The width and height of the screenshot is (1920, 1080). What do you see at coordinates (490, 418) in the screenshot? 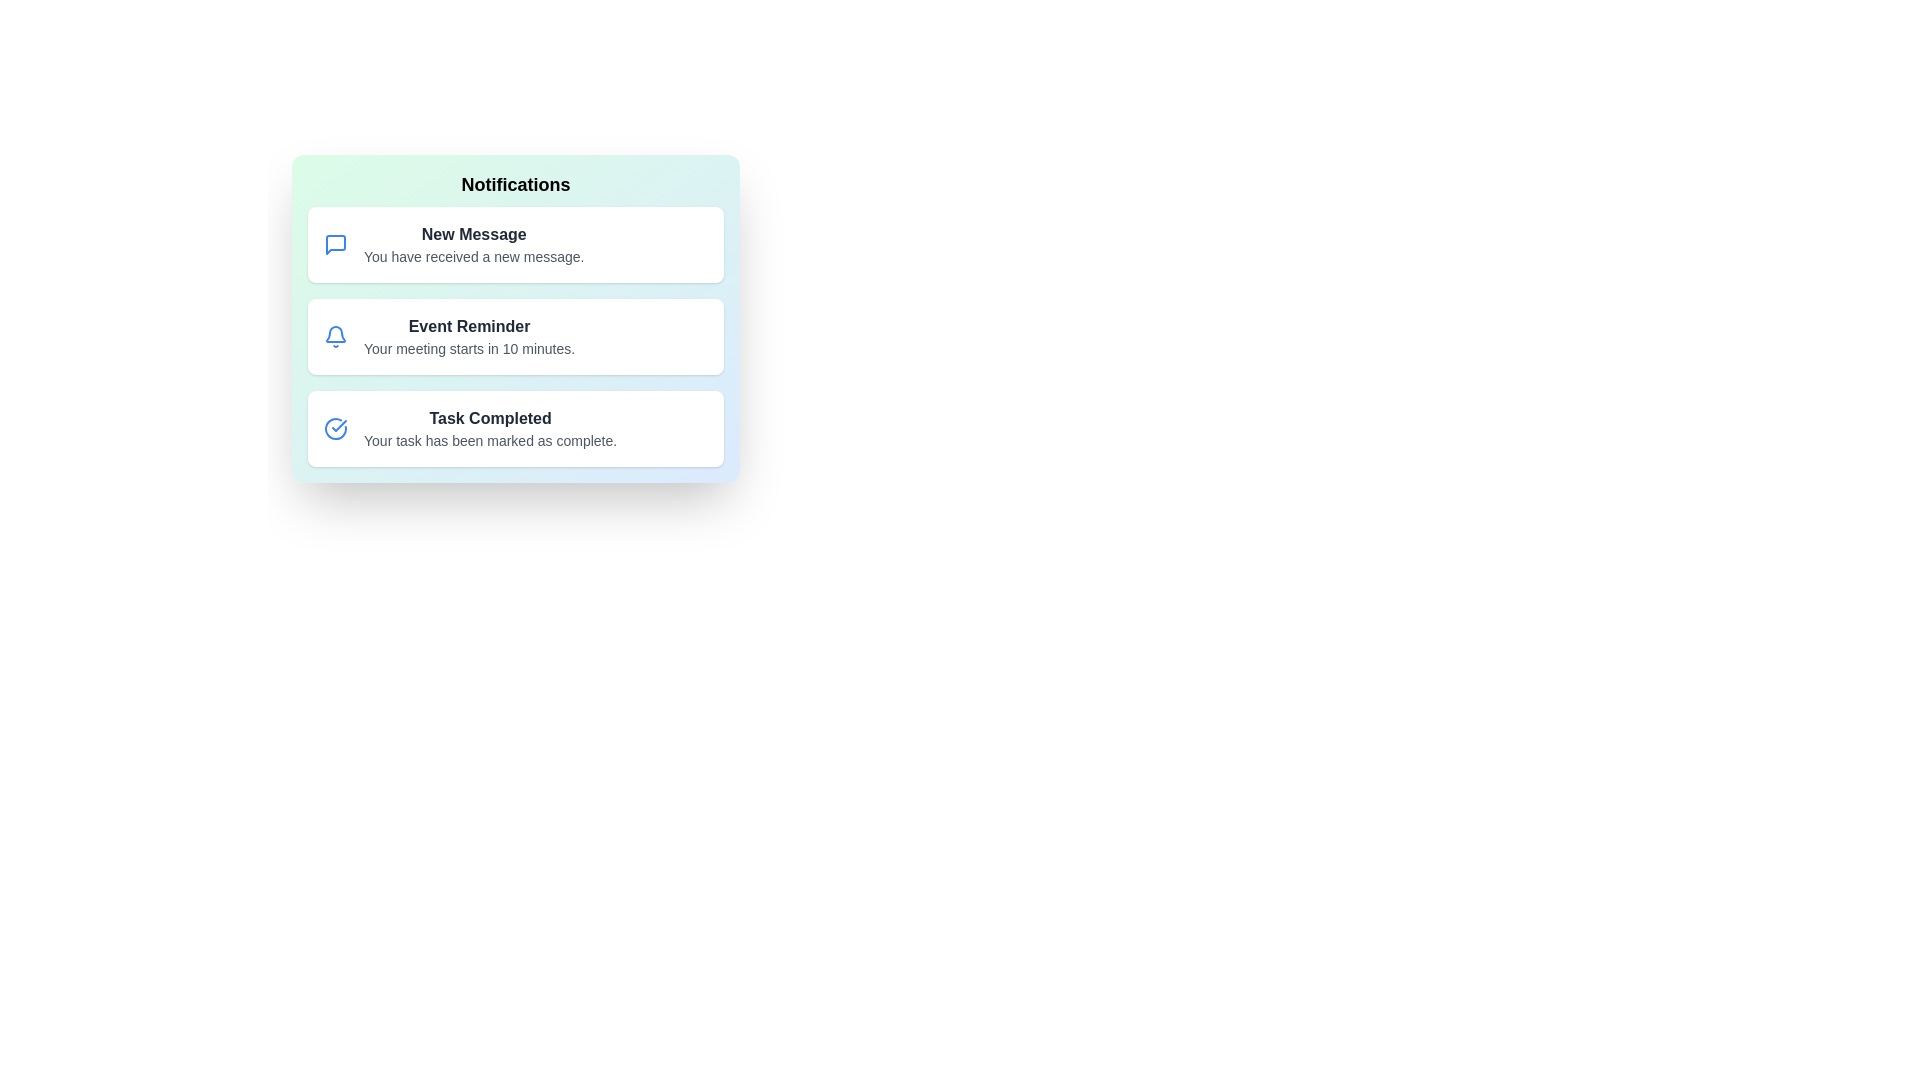
I see `the notification title Task Completed` at bounding box center [490, 418].